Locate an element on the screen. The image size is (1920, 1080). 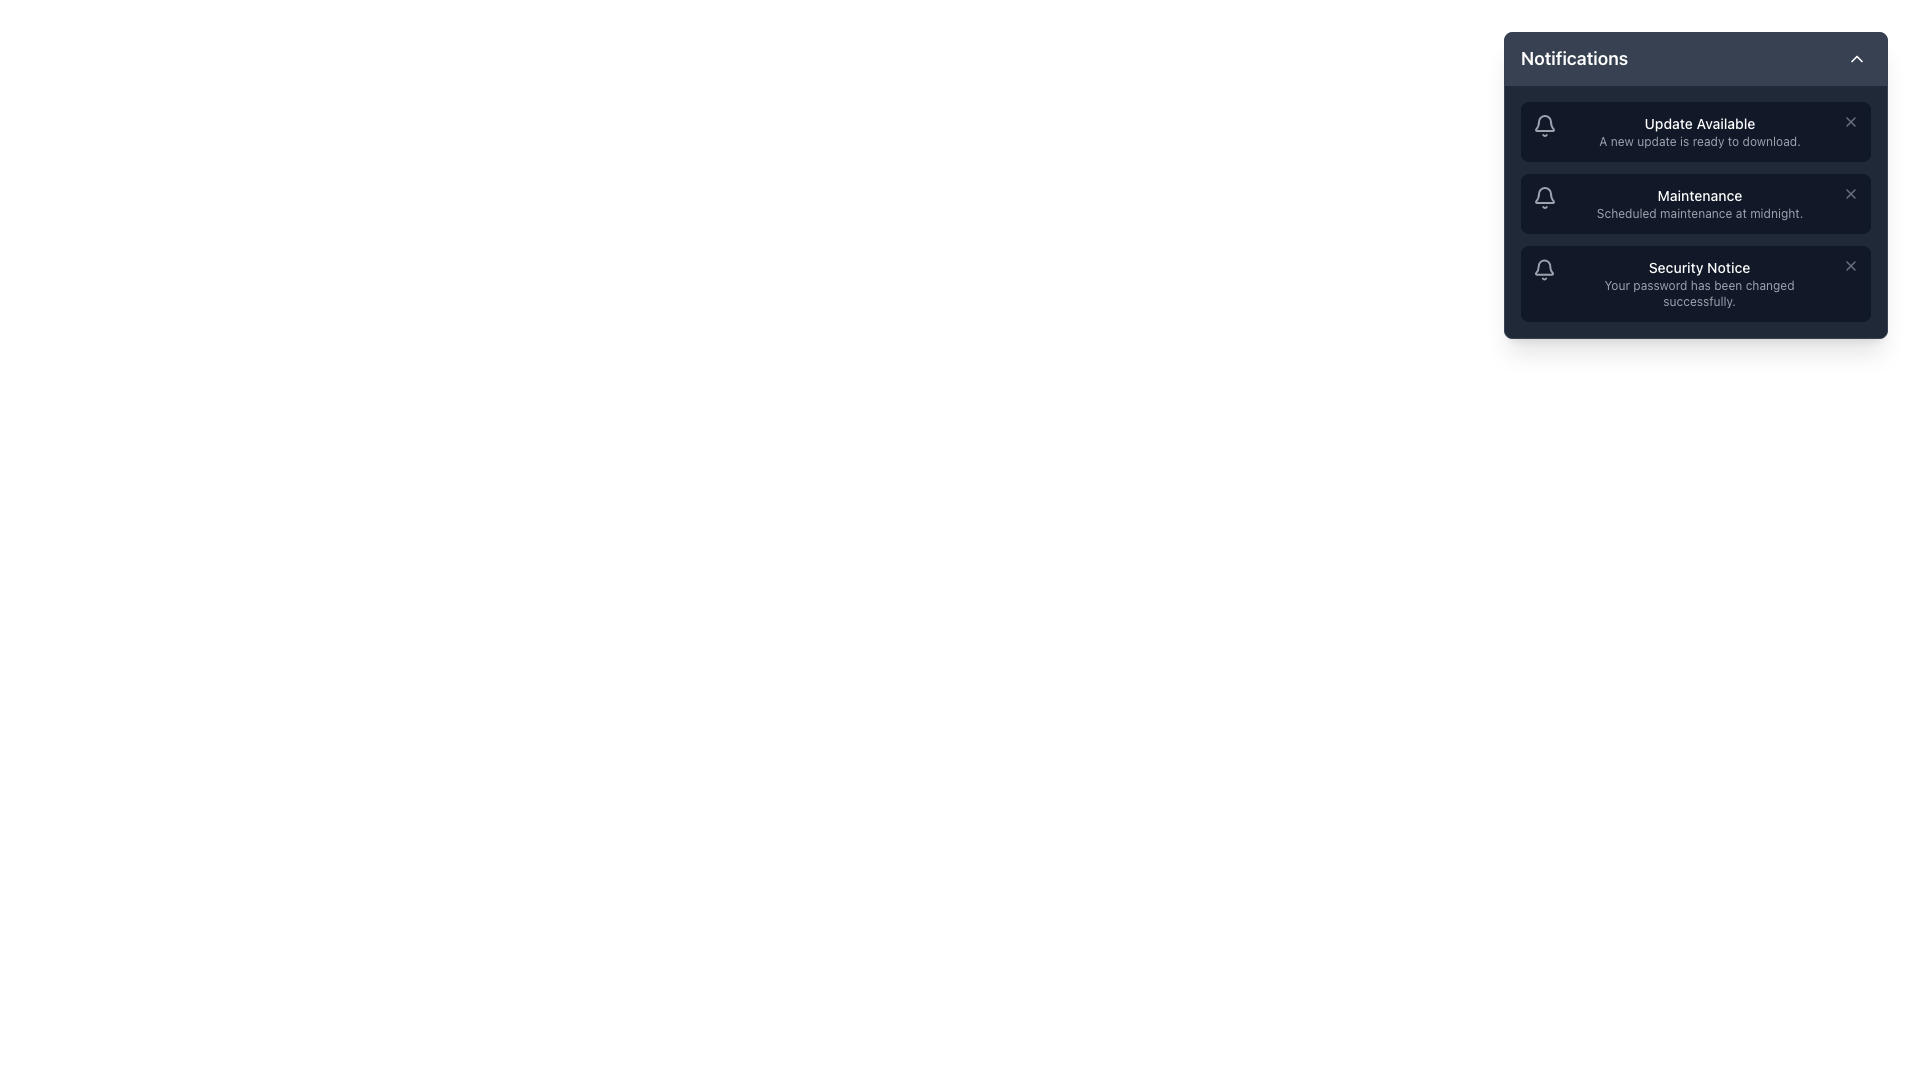
the button located at the top-right corner of the 'Notifications' section header to visualize the hover effect is located at coordinates (1856, 57).